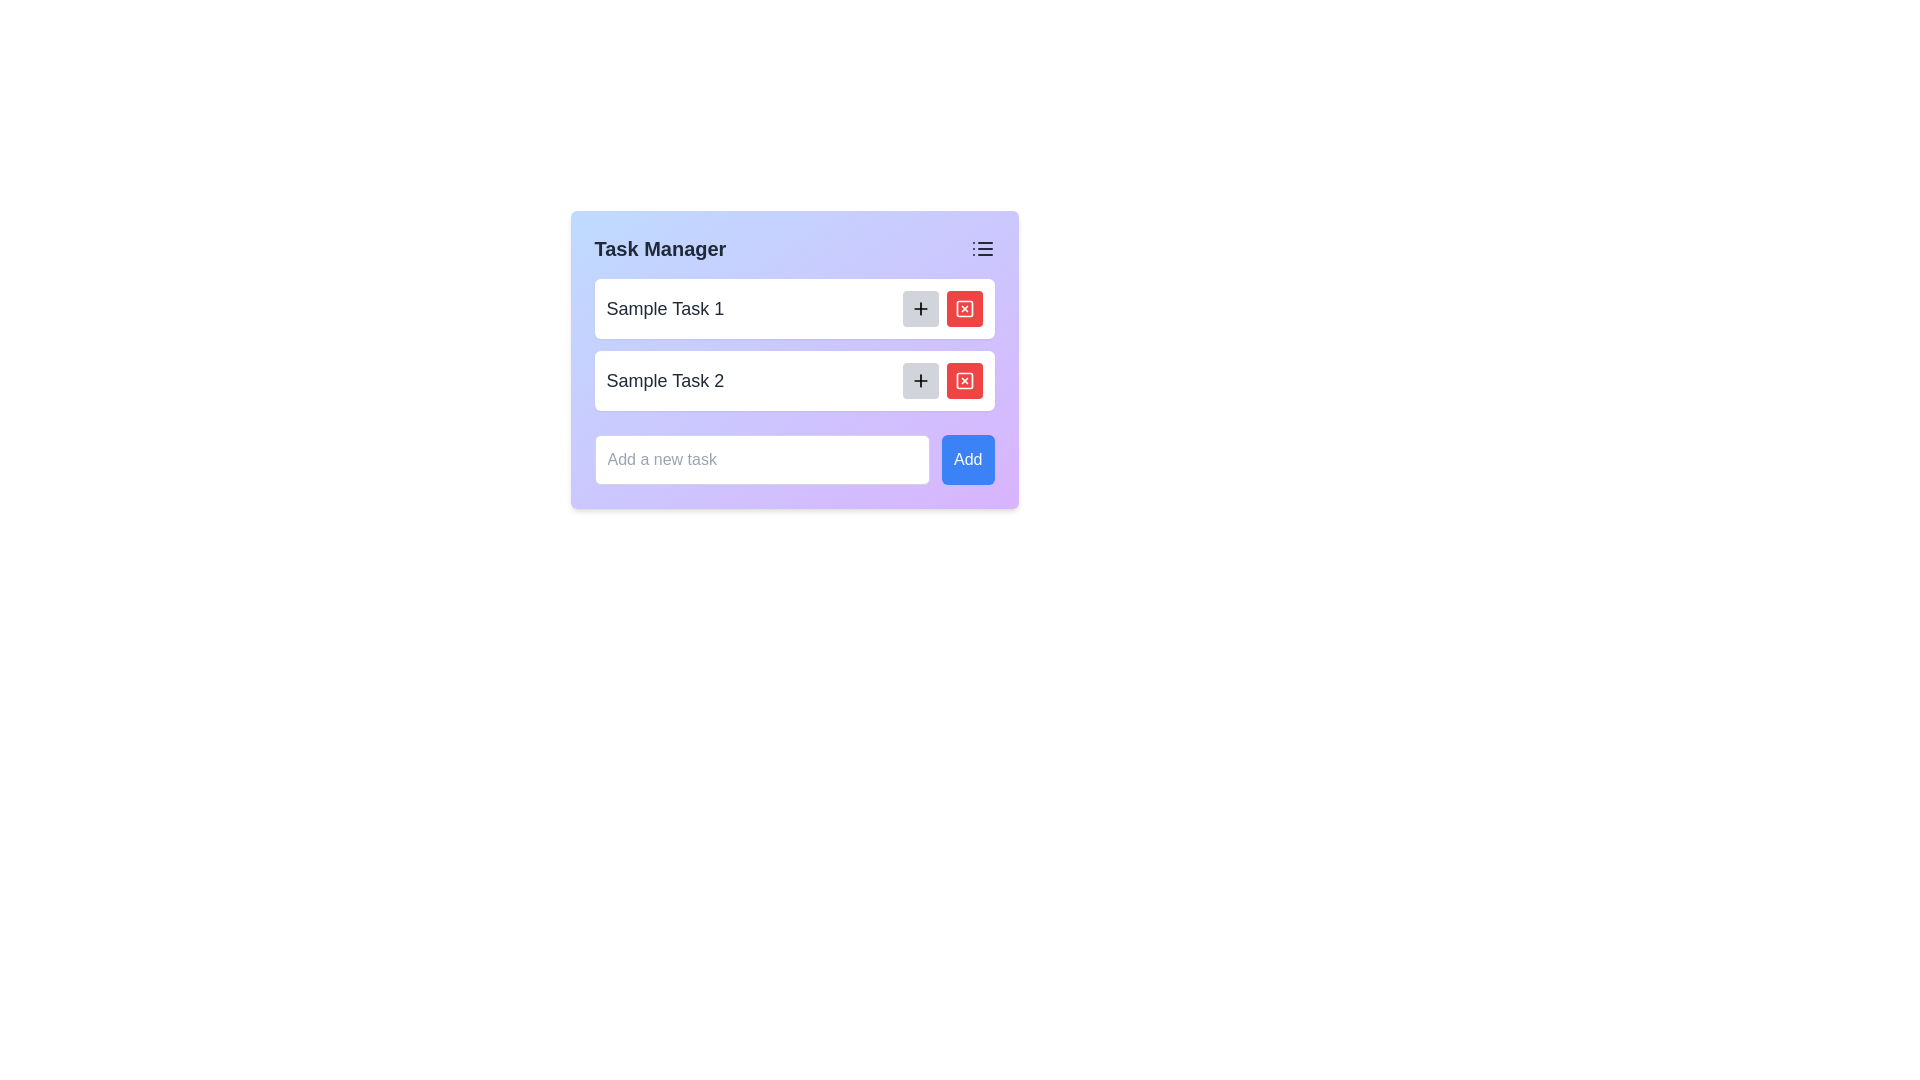 The height and width of the screenshot is (1080, 1920). Describe the element at coordinates (982, 248) in the screenshot. I see `the list icon located in the top-right corner of the Task Manager interface` at that location.